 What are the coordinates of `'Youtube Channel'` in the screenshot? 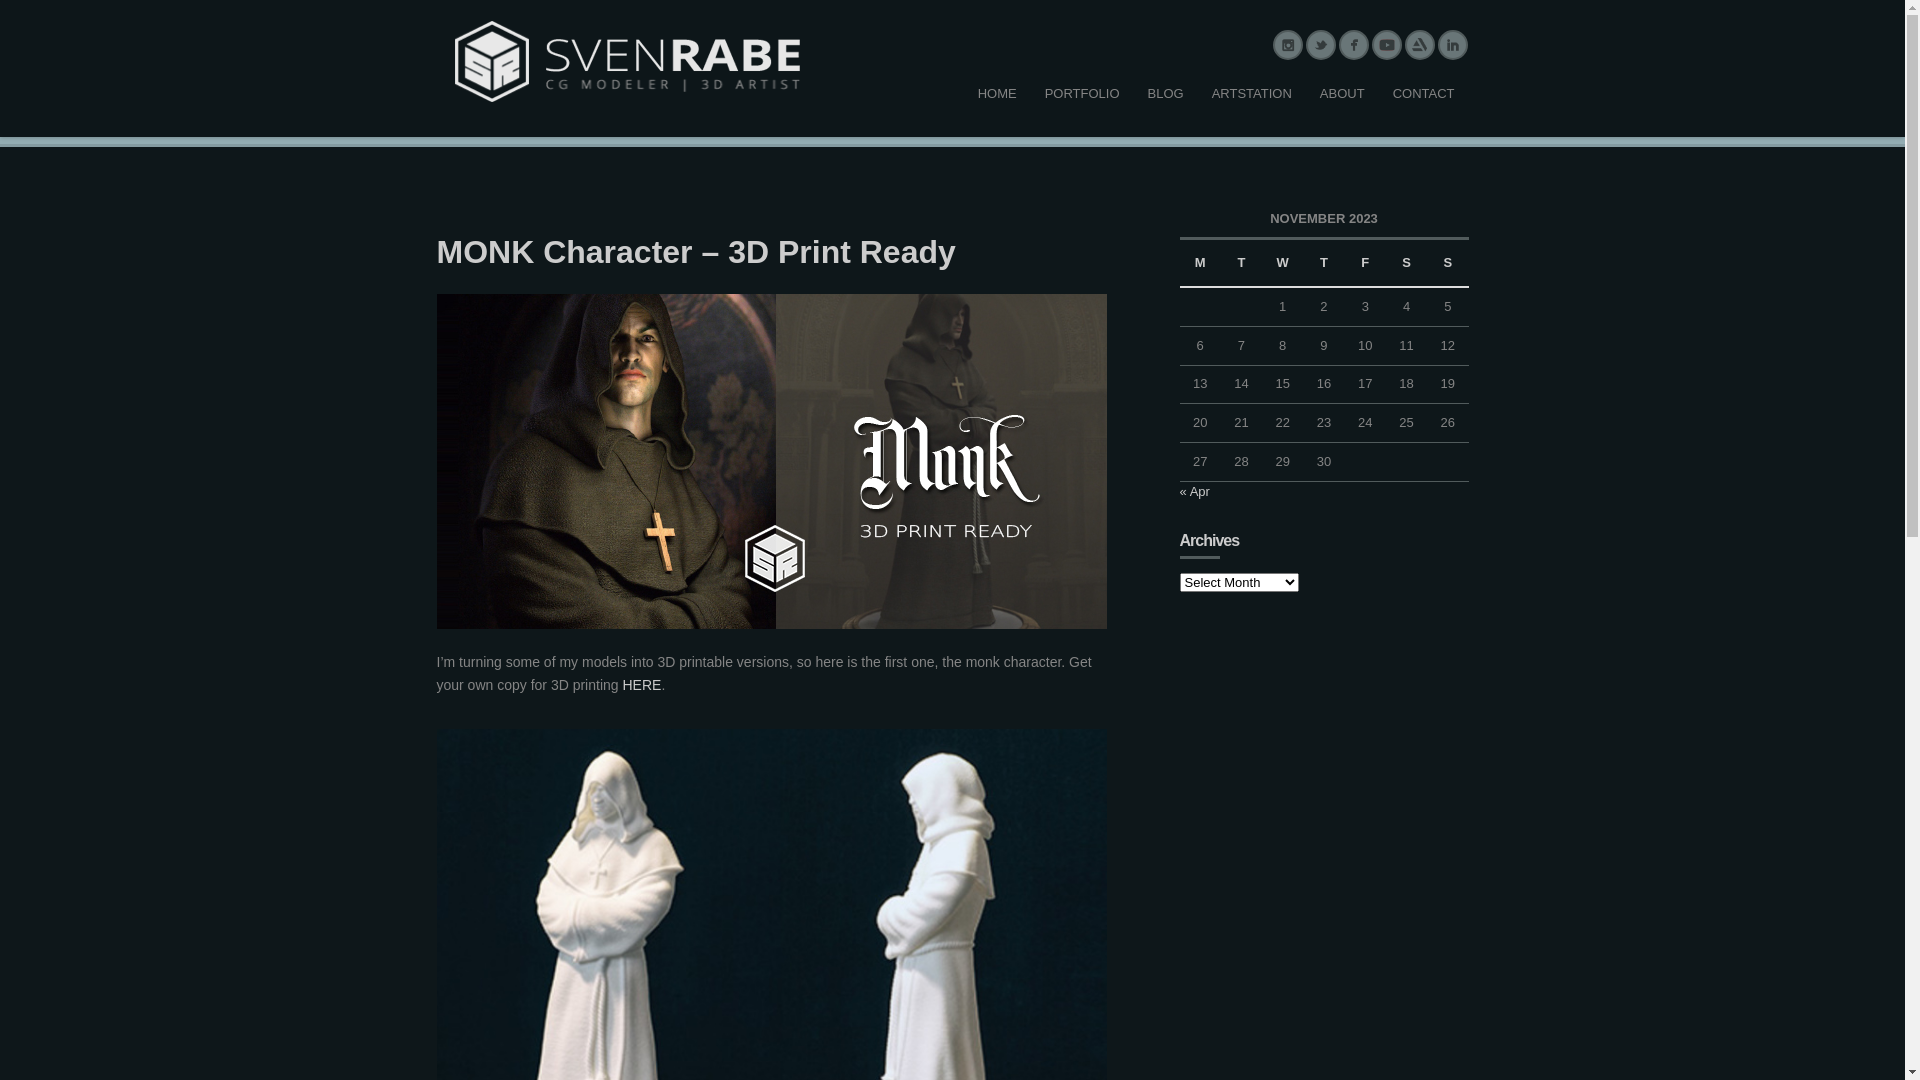 It's located at (1385, 45).